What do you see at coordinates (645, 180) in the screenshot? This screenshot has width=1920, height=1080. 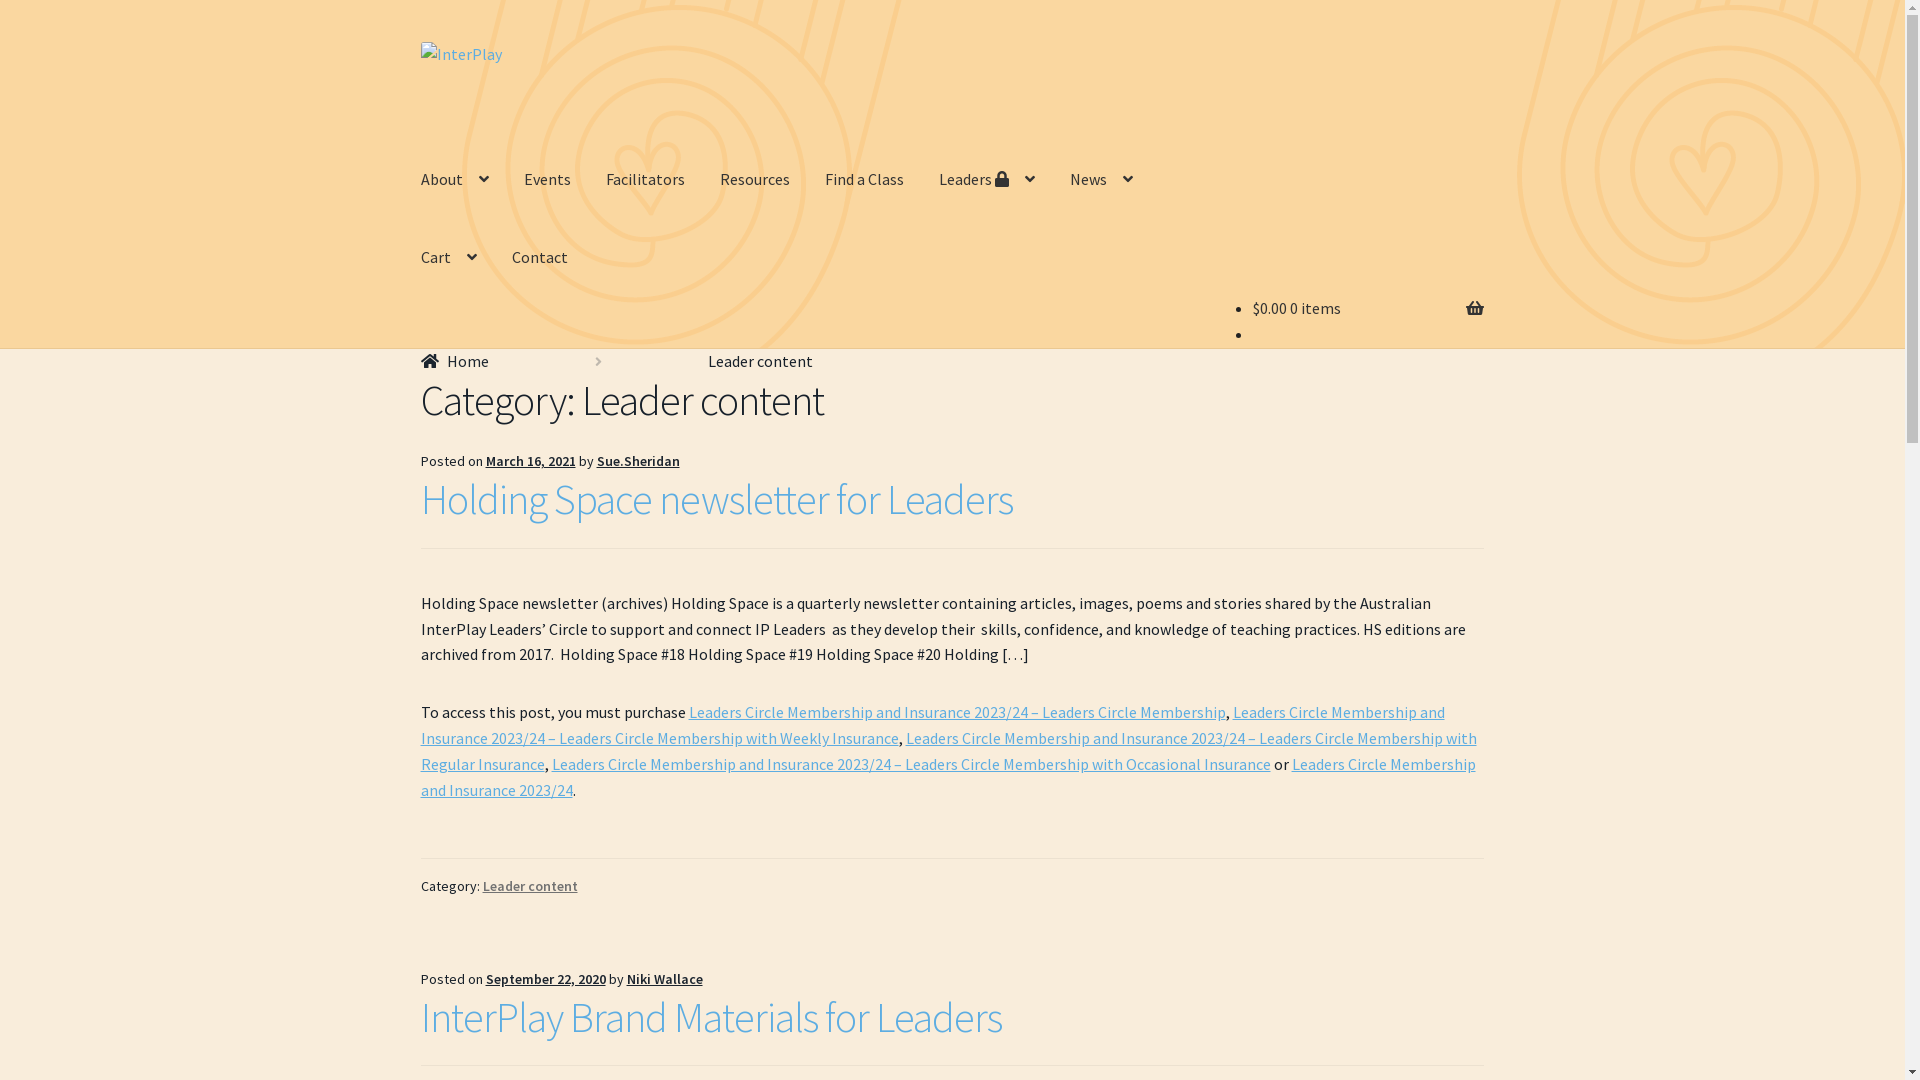 I see `'Facilitators'` at bounding box center [645, 180].